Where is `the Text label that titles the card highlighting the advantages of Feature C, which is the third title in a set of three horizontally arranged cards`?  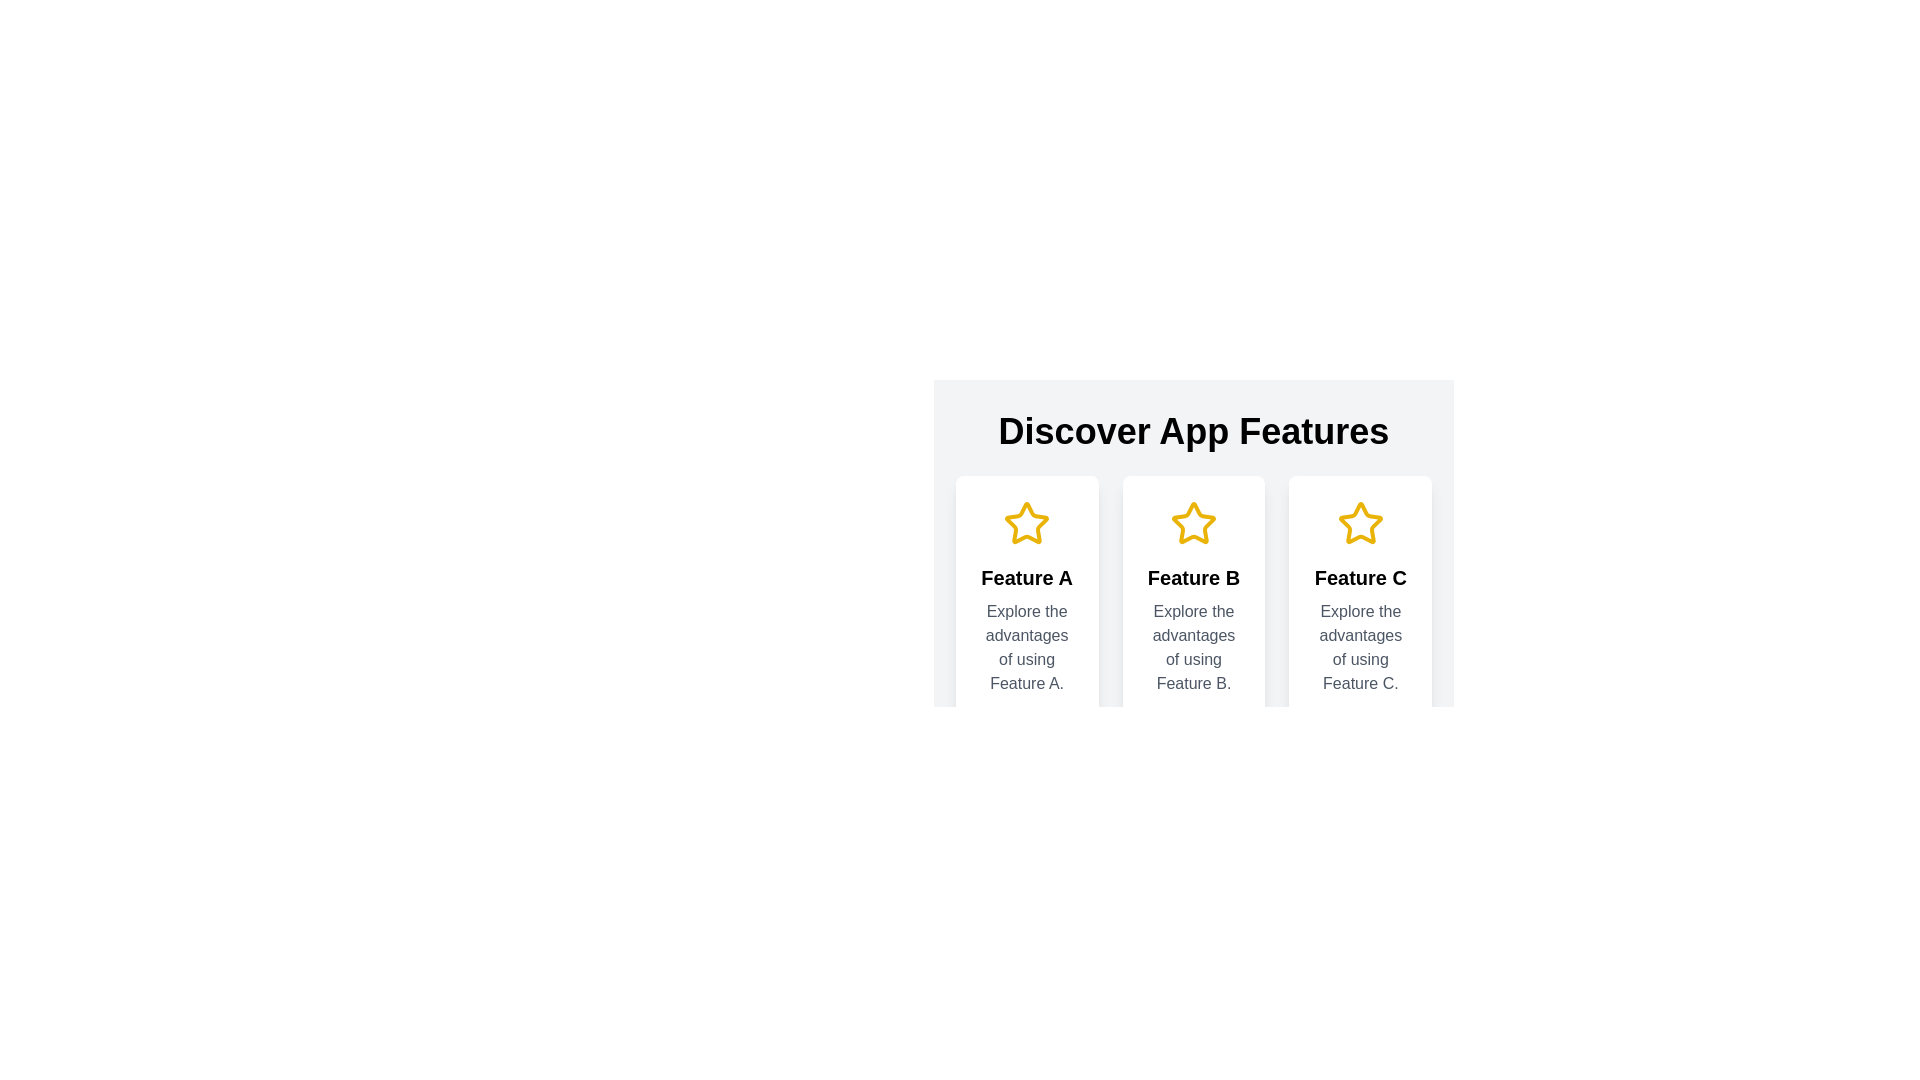
the Text label that titles the card highlighting the advantages of Feature C, which is the third title in a set of three horizontally arranged cards is located at coordinates (1360, 578).